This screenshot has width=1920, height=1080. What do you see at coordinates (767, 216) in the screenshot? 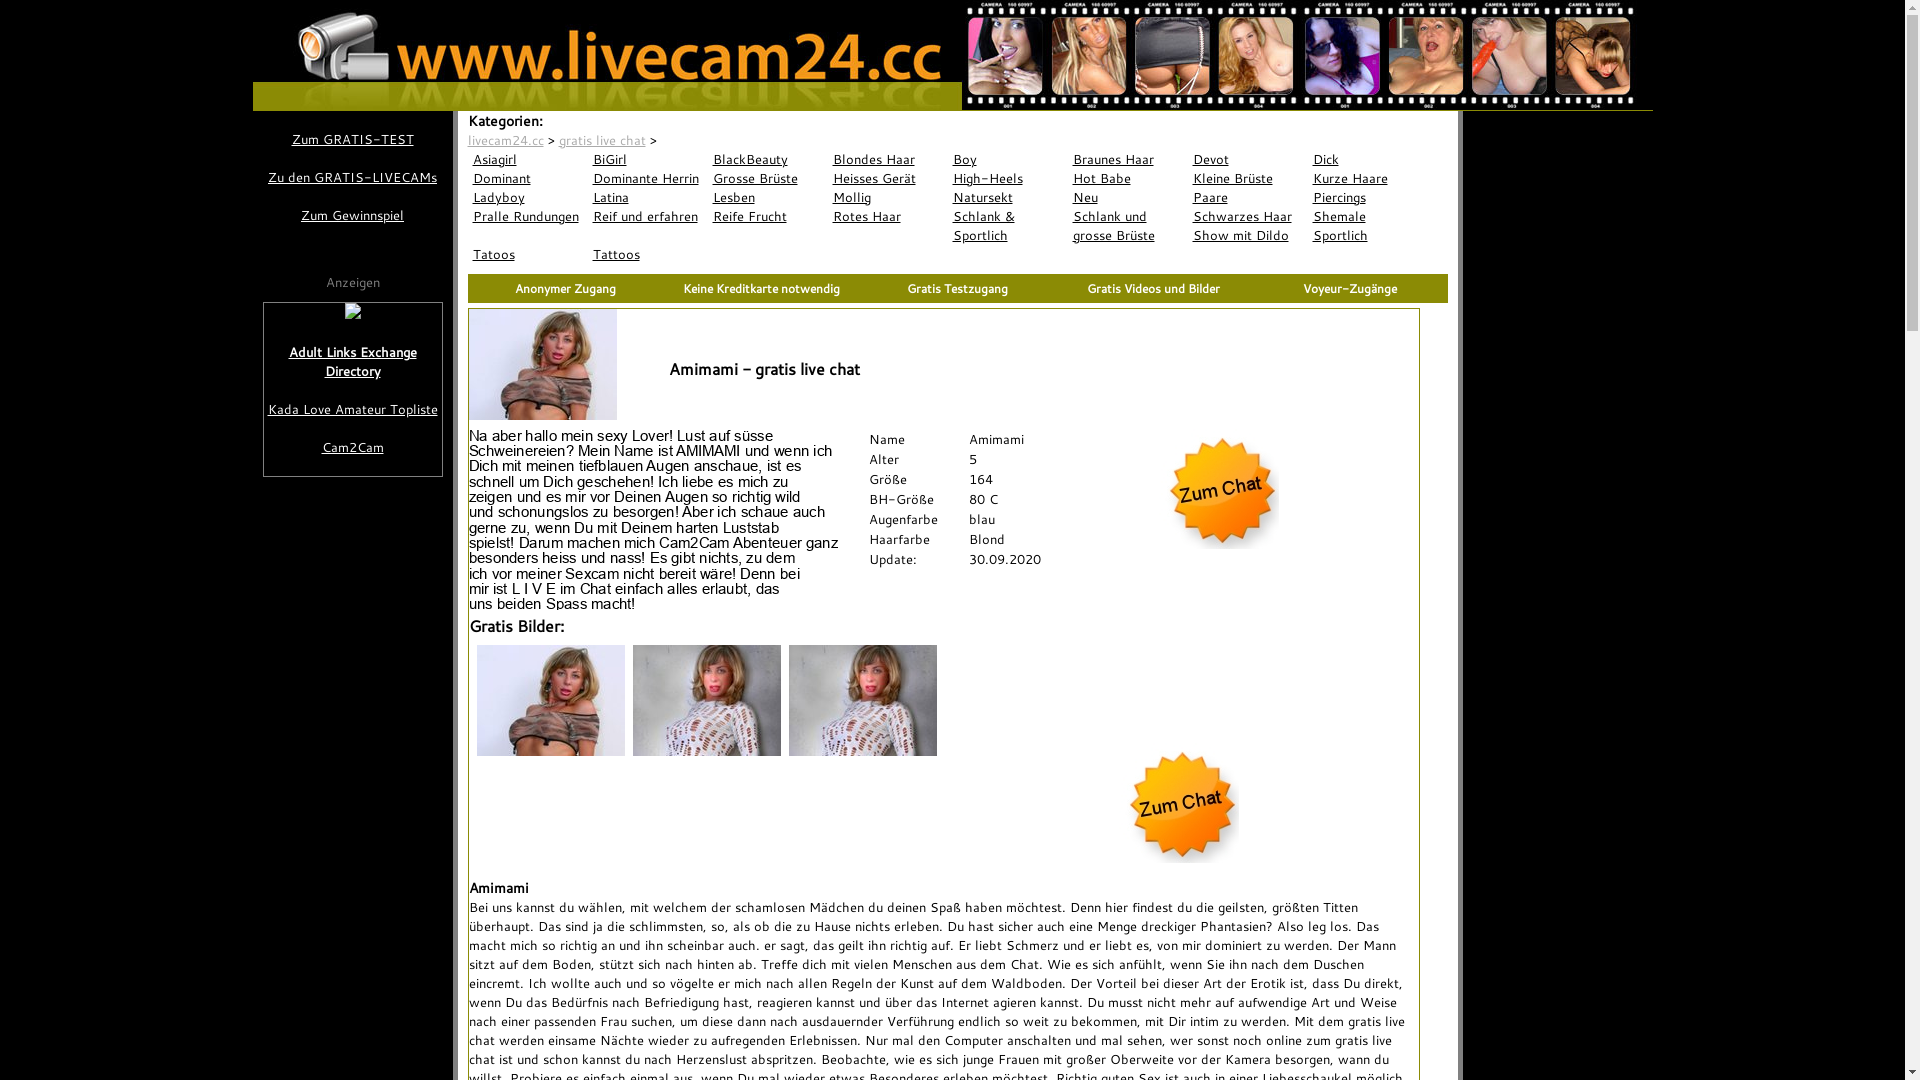
I see `'Reife Frucht'` at bounding box center [767, 216].